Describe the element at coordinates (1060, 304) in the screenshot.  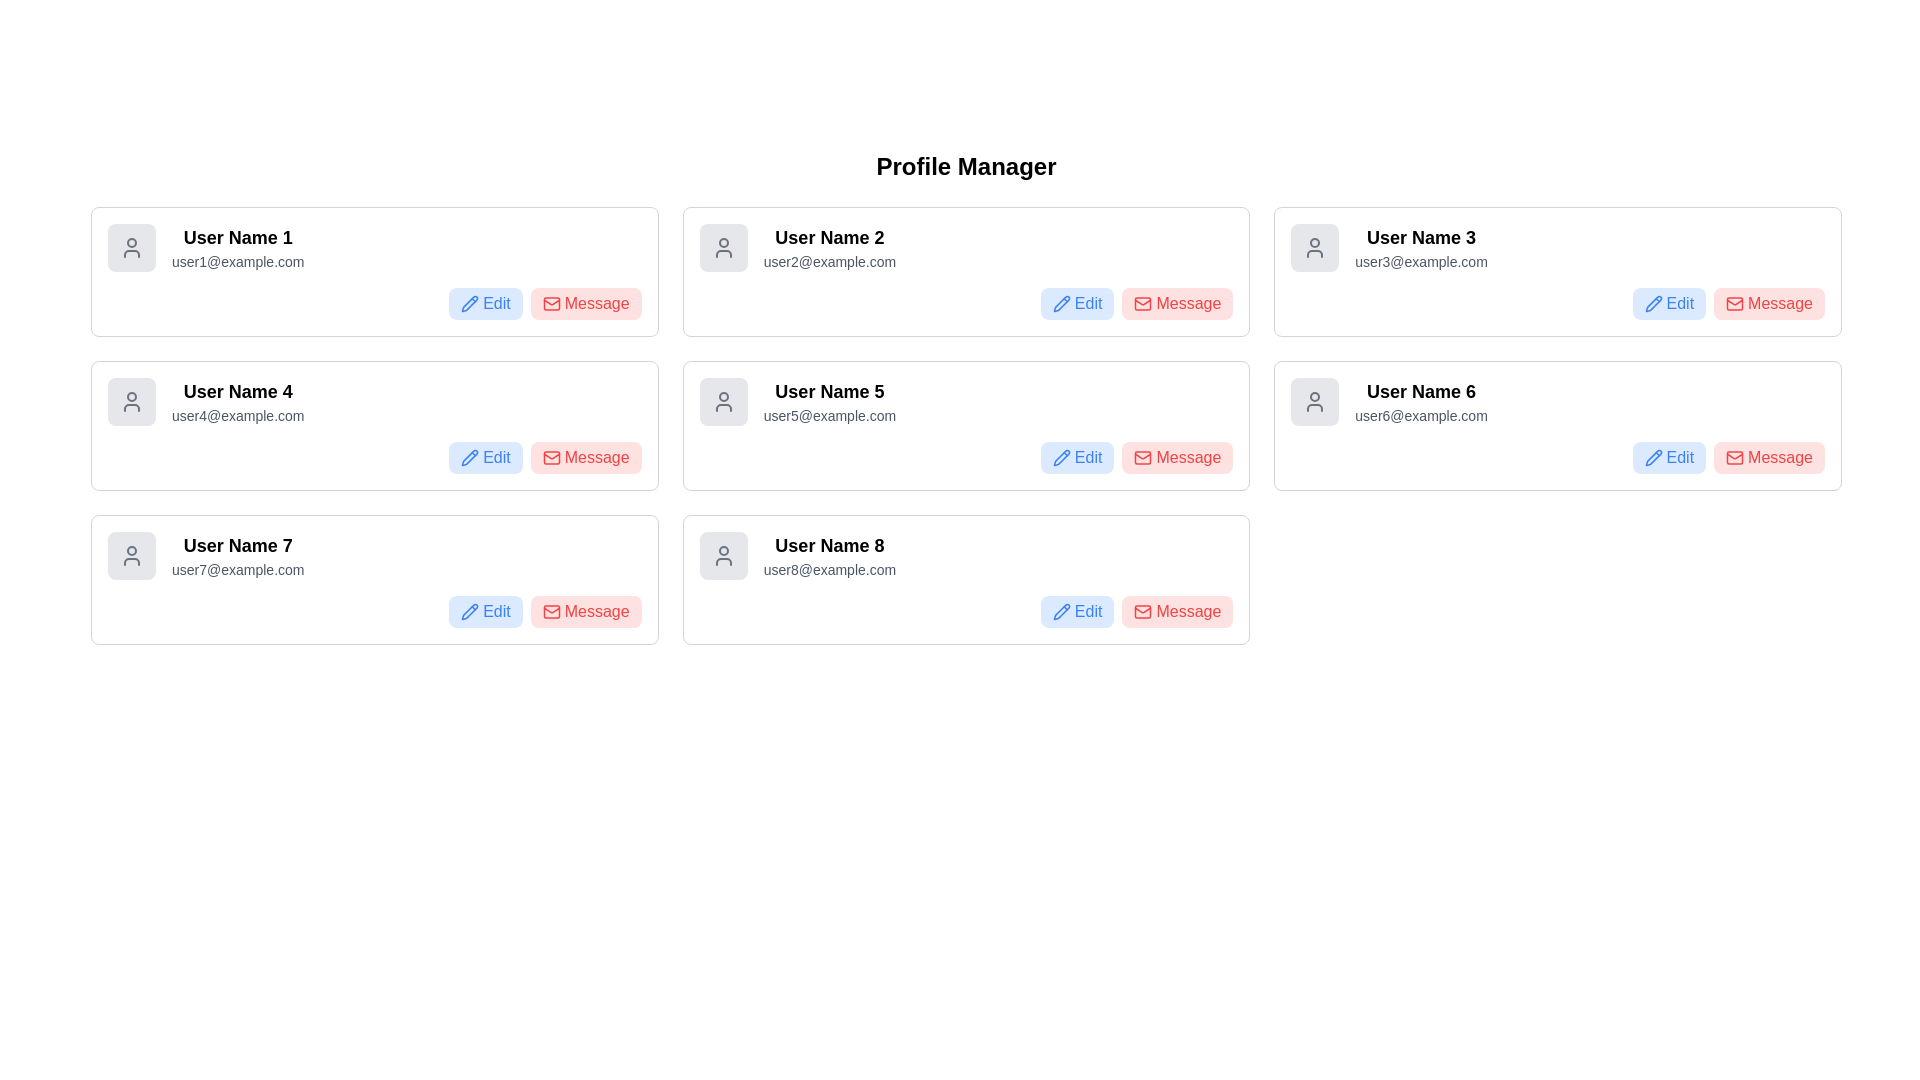
I see `the small blue pencil icon button located in the upper-right corner of the profile card for User Name 2` at that location.